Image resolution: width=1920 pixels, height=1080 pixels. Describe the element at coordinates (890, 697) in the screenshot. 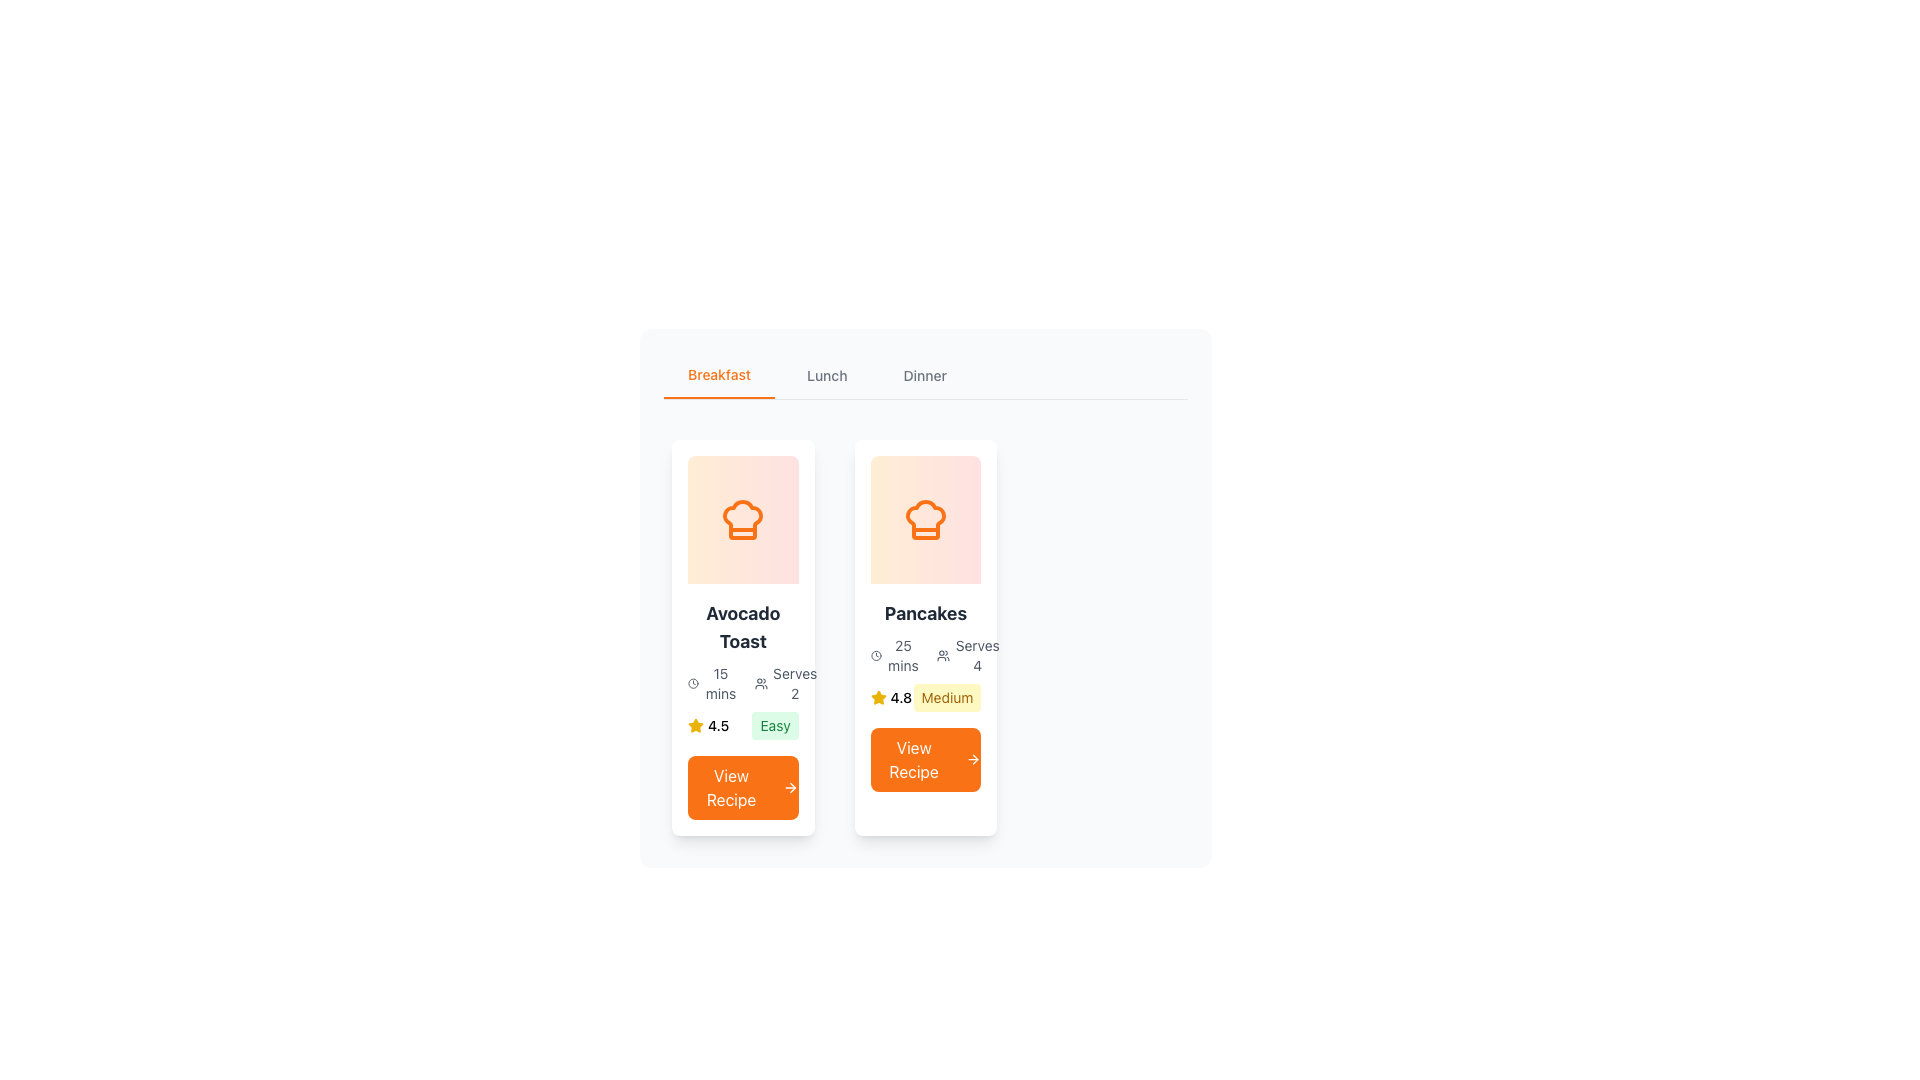

I see `the rating display element showing '4.8' next to a filled yellow star icon, located in the bottom section of the second card under the 'Breakfast' category` at that location.